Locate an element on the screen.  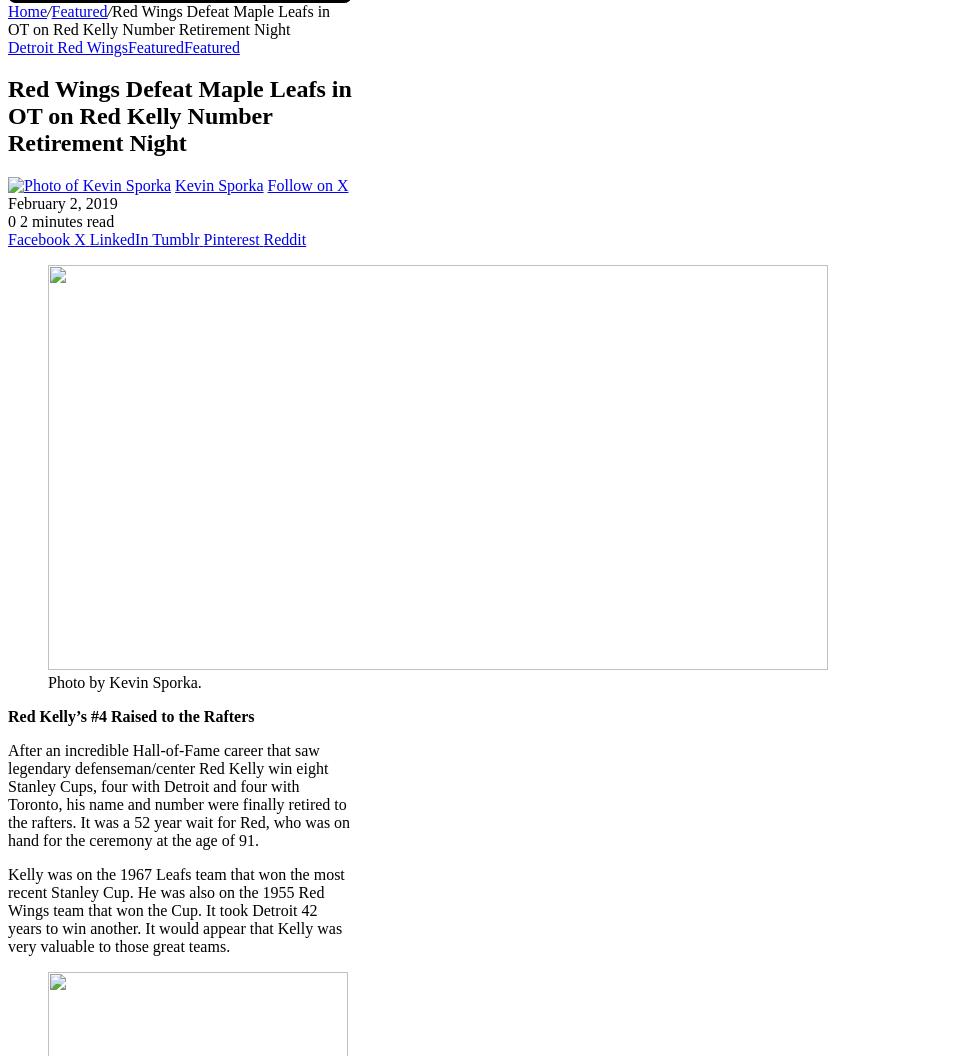
'After an incredible Hall-of-Fame career that saw legendary defenseman/center Red Kelly win eight Stanley Cups, four with Detroit and four with Toronto, his name and number were finally retired to the rafters. It was a 52 year wait for Red, who was on hand for the ceremony at the age of 91.' is located at coordinates (178, 795).